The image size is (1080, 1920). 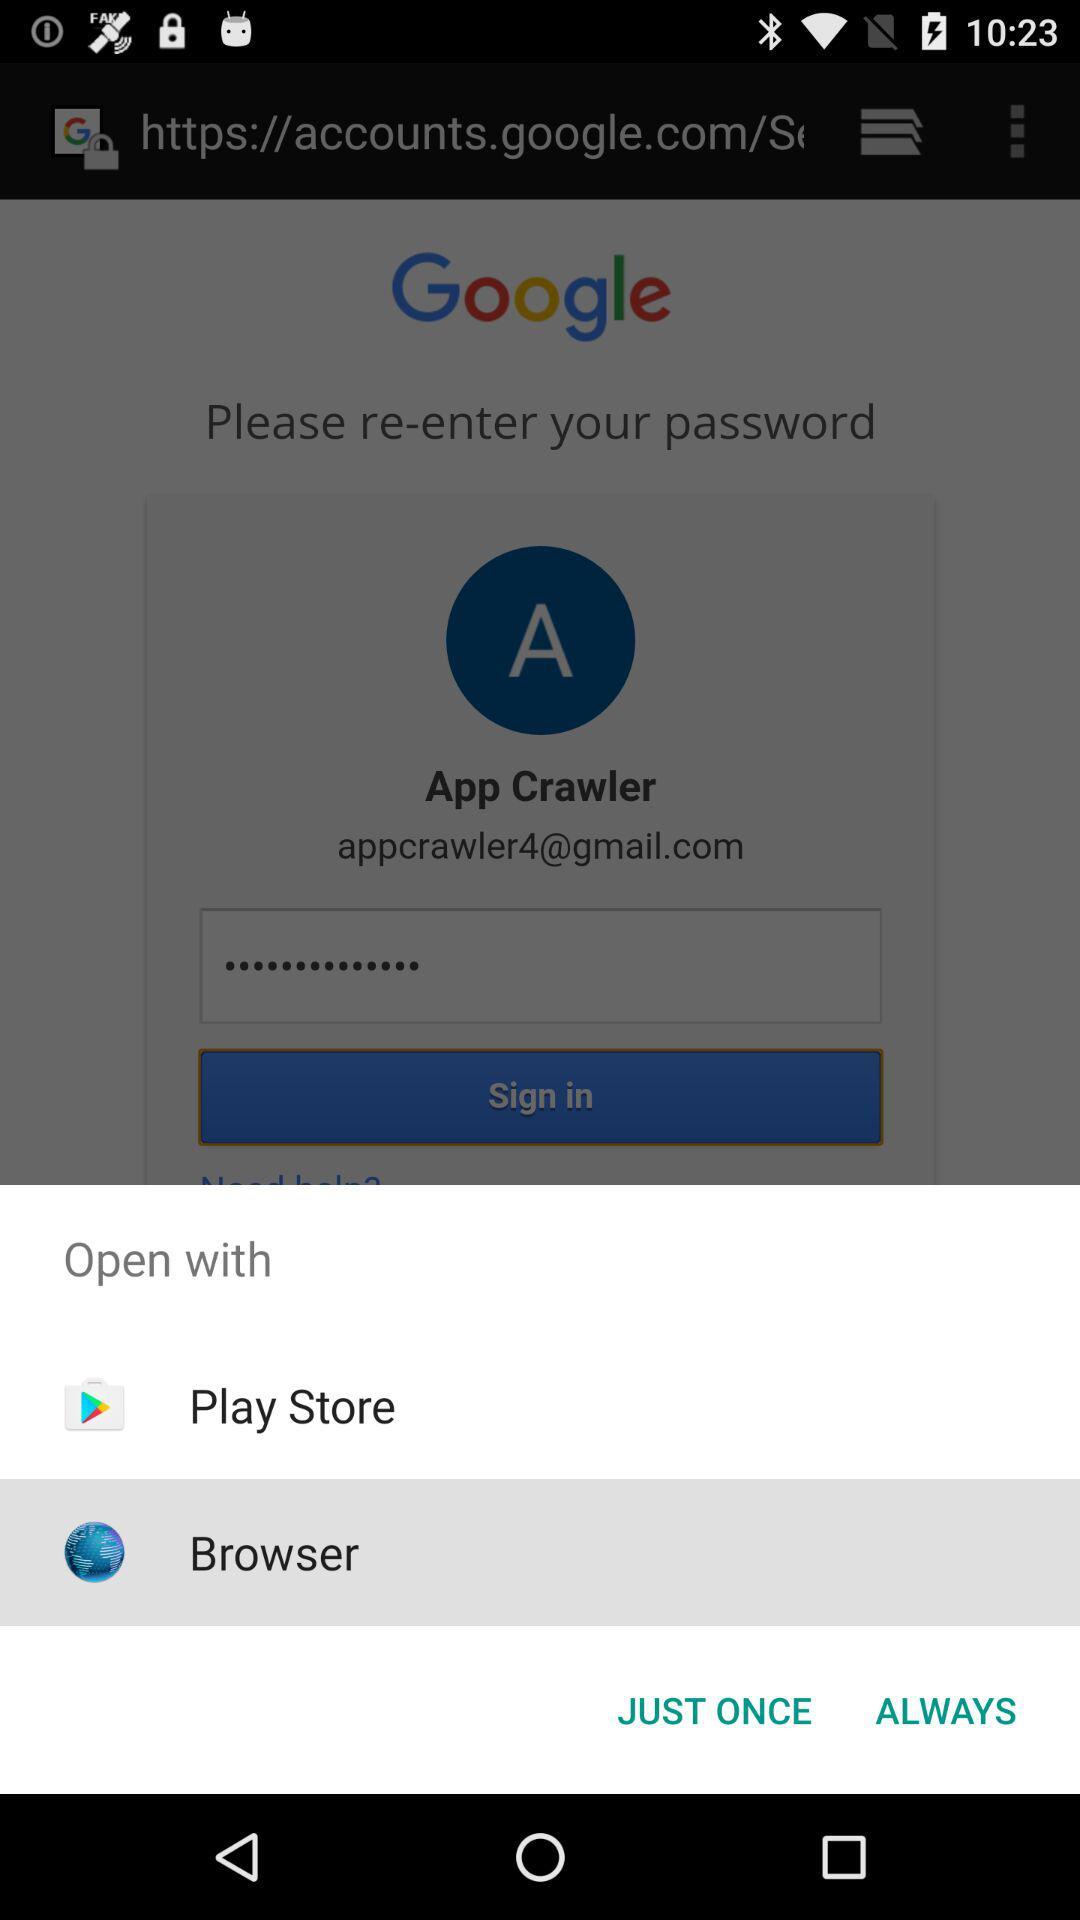 I want to click on the button next to always, so click(x=713, y=1708).